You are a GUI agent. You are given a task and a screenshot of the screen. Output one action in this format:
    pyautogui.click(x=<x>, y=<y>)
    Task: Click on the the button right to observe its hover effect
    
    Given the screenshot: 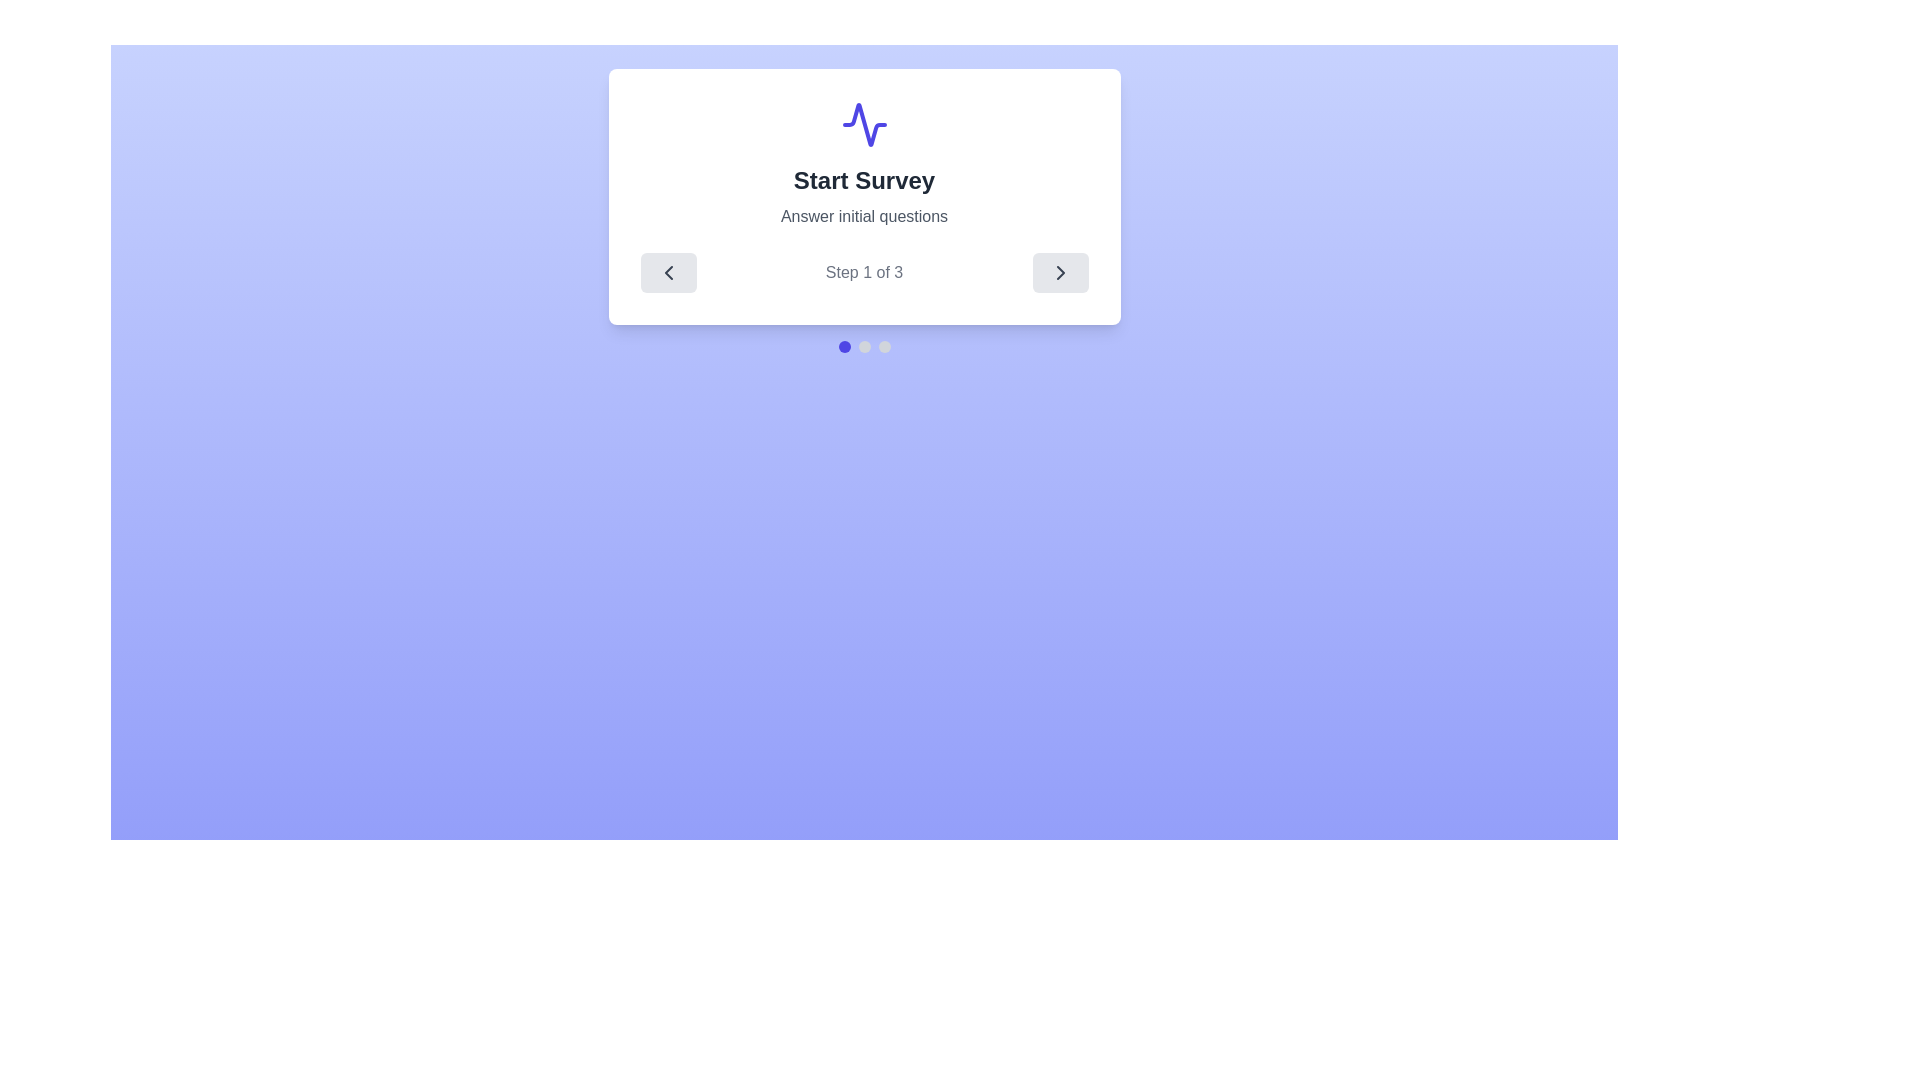 What is the action you would take?
    pyautogui.click(x=1059, y=273)
    